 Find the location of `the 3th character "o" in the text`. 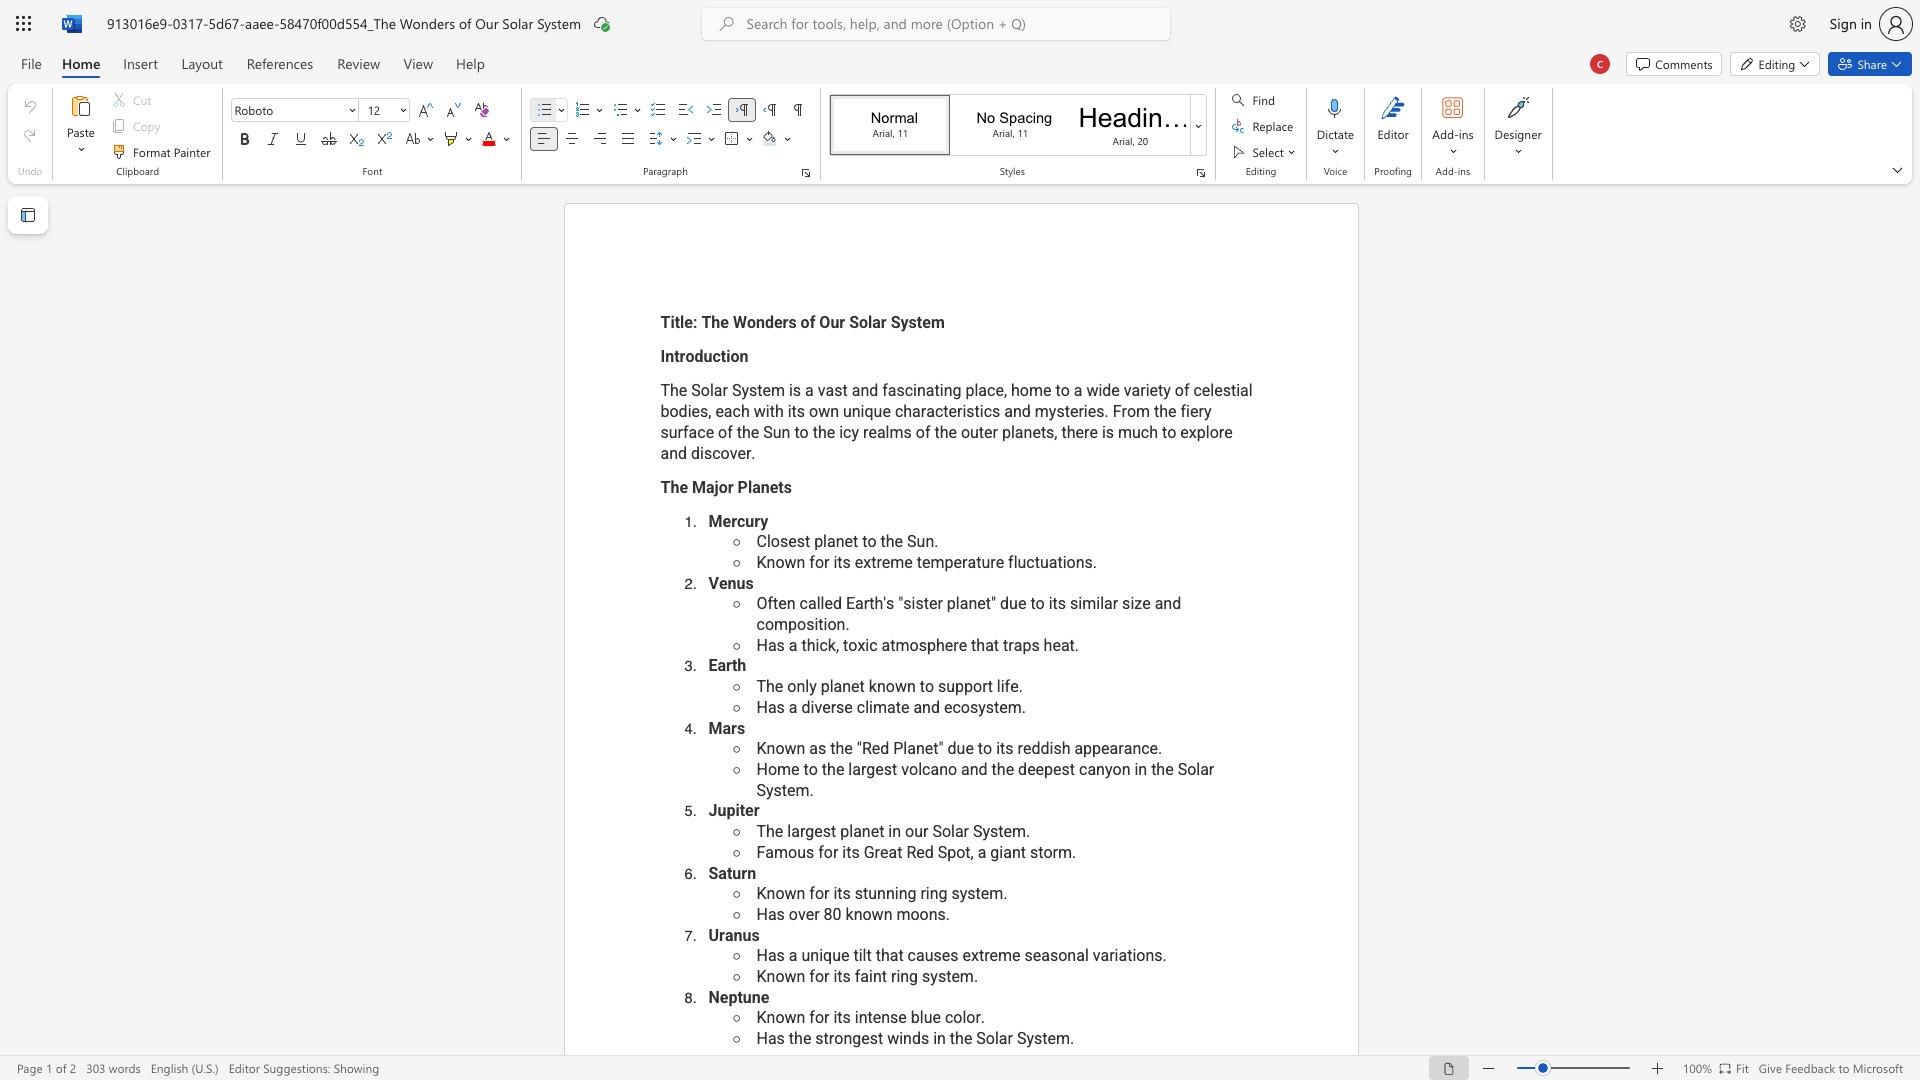

the 3th character "o" in the text is located at coordinates (960, 852).